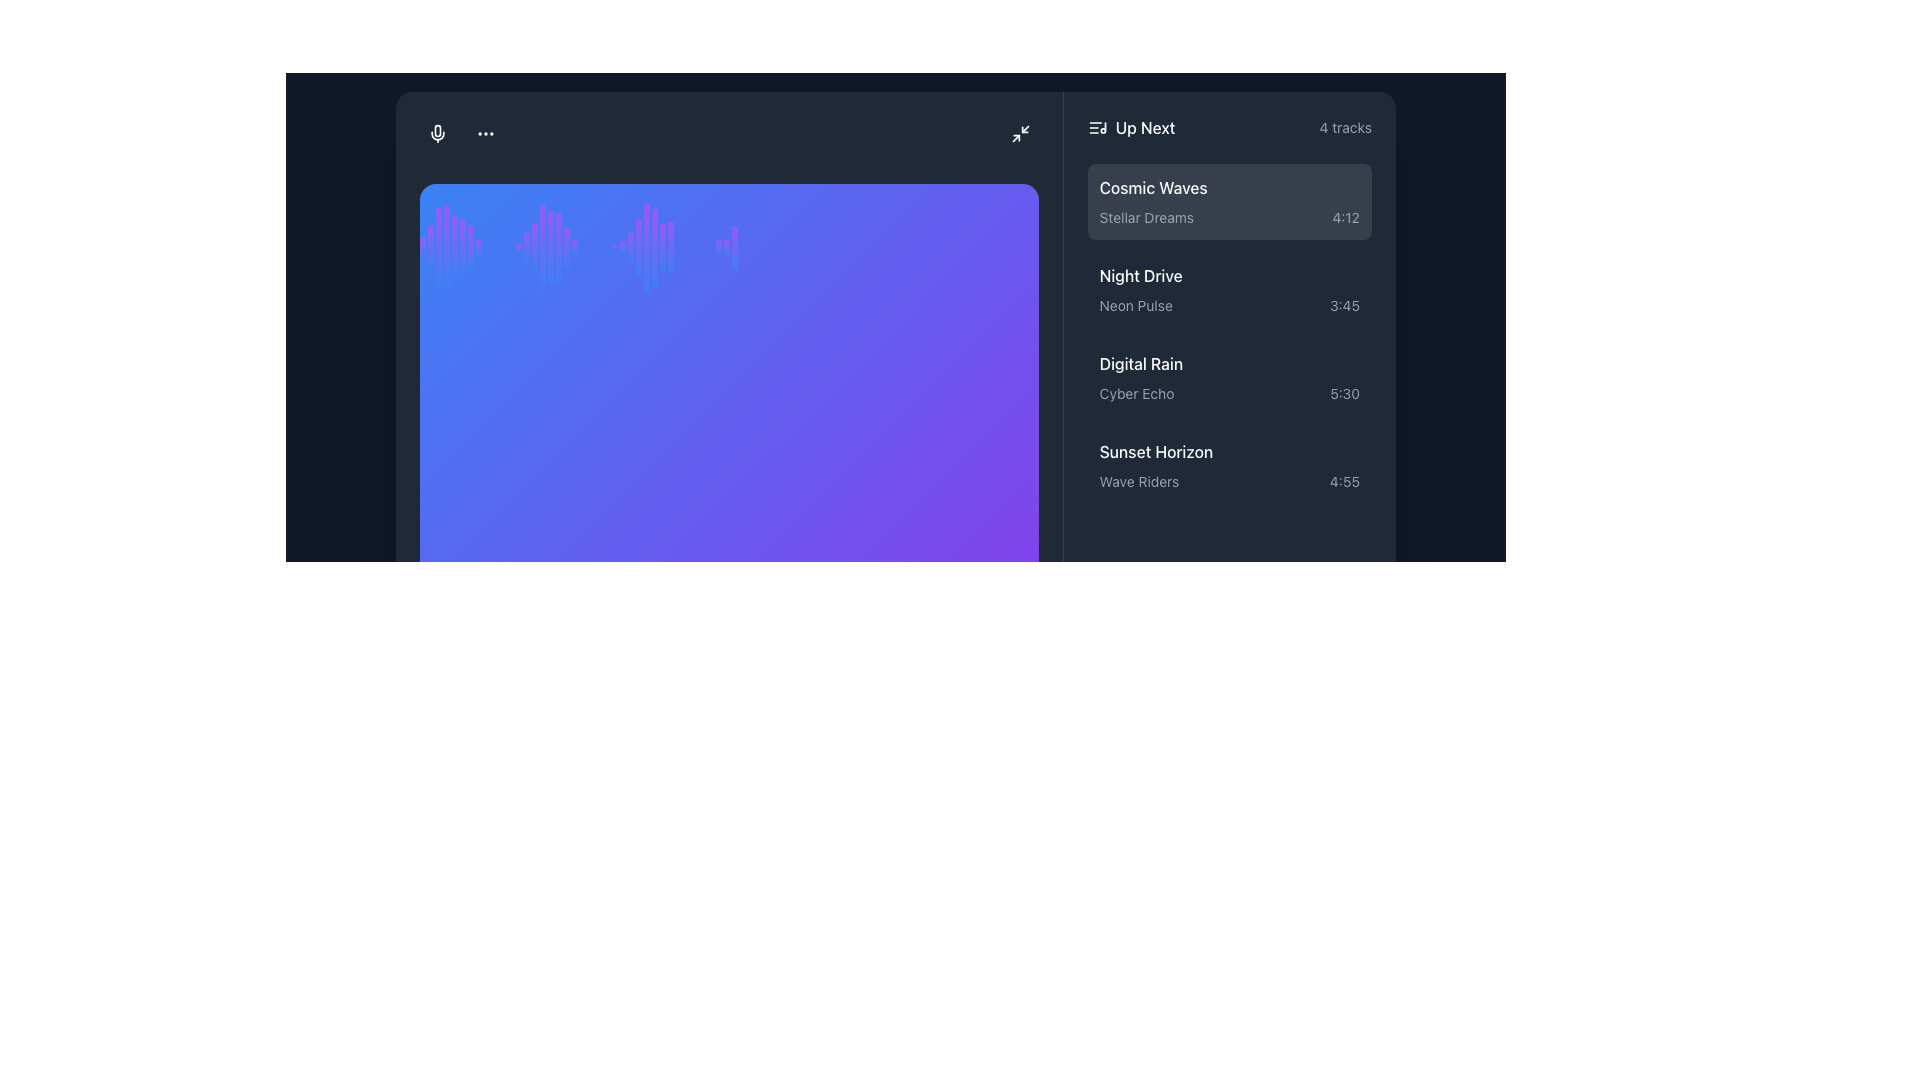 The width and height of the screenshot is (1920, 1080). I want to click on the circular button with a heart icon inside, located in the 'Up Next' sidebar panel, aligned with the 'Night Drive' track, so click(1348, 275).